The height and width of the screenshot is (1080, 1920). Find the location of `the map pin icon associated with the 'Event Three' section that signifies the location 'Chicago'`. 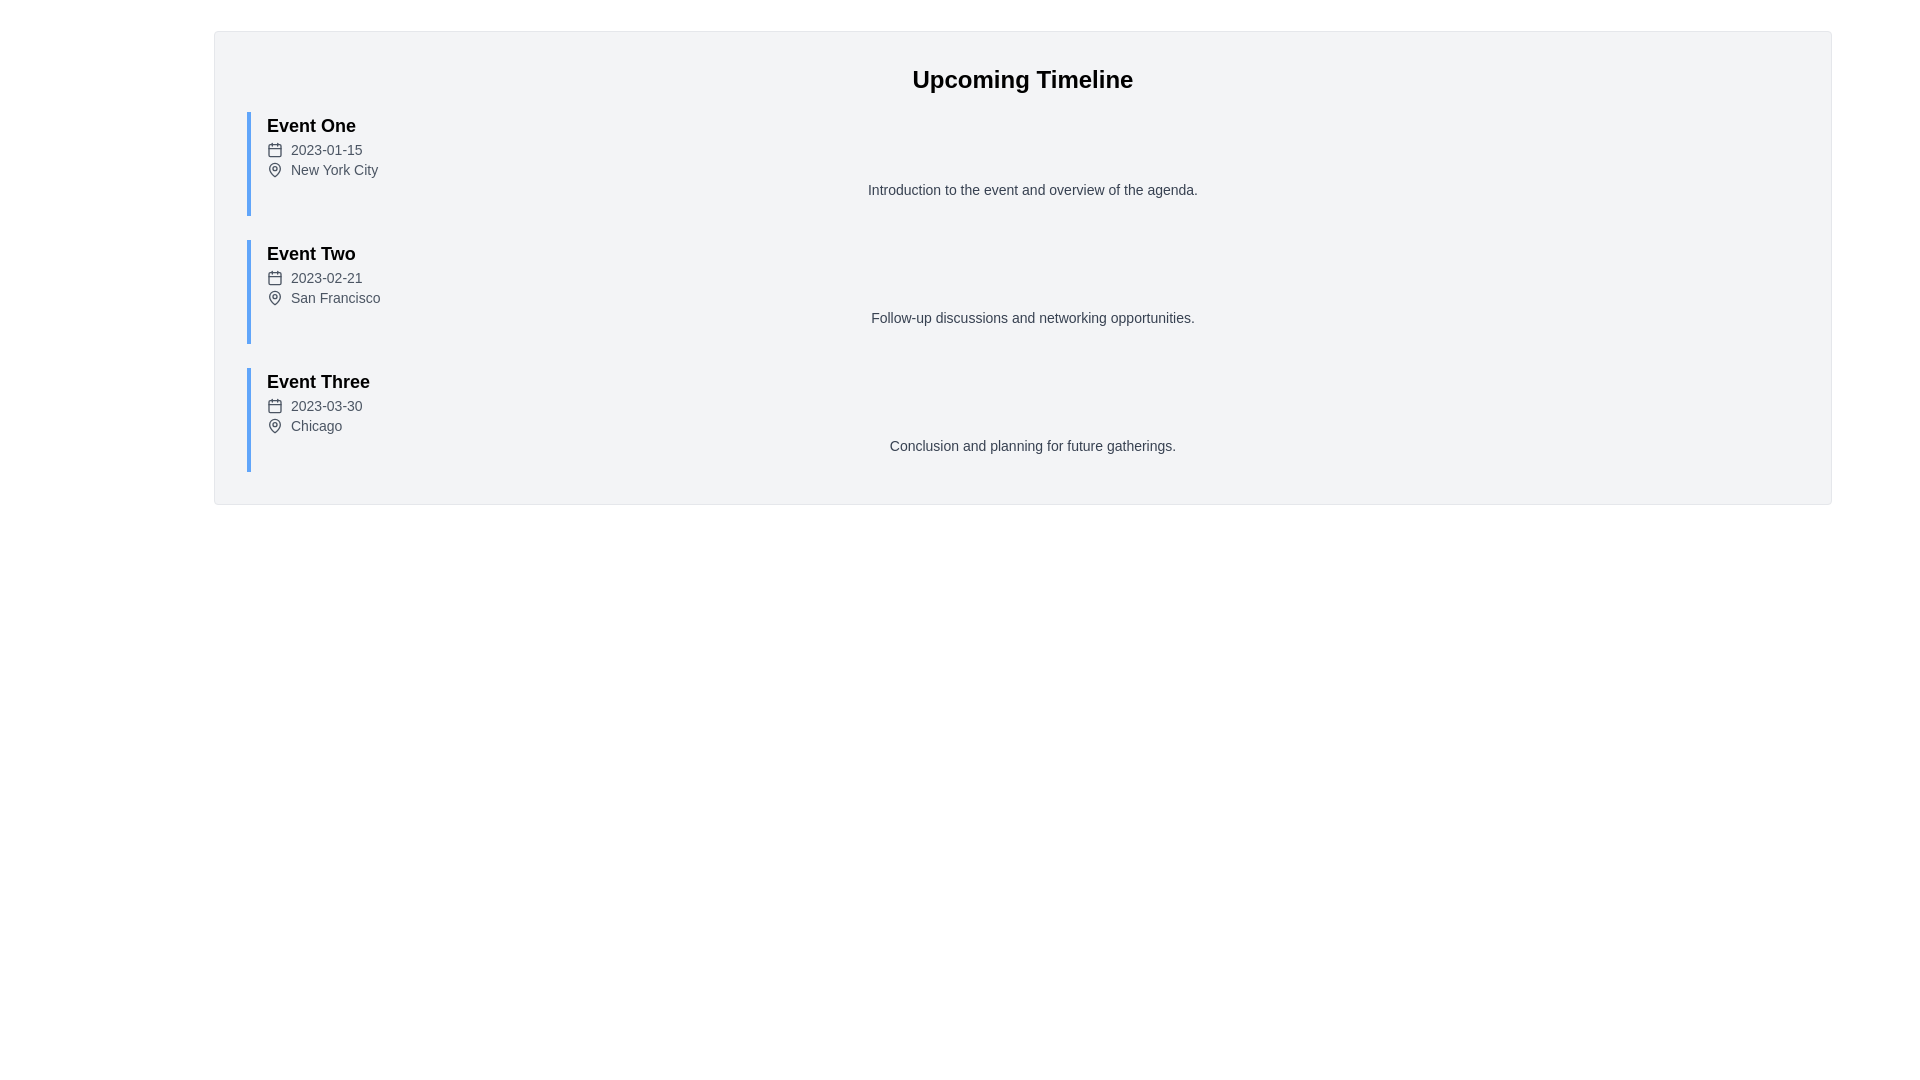

the map pin icon associated with the 'Event Three' section that signifies the location 'Chicago' is located at coordinates (273, 423).